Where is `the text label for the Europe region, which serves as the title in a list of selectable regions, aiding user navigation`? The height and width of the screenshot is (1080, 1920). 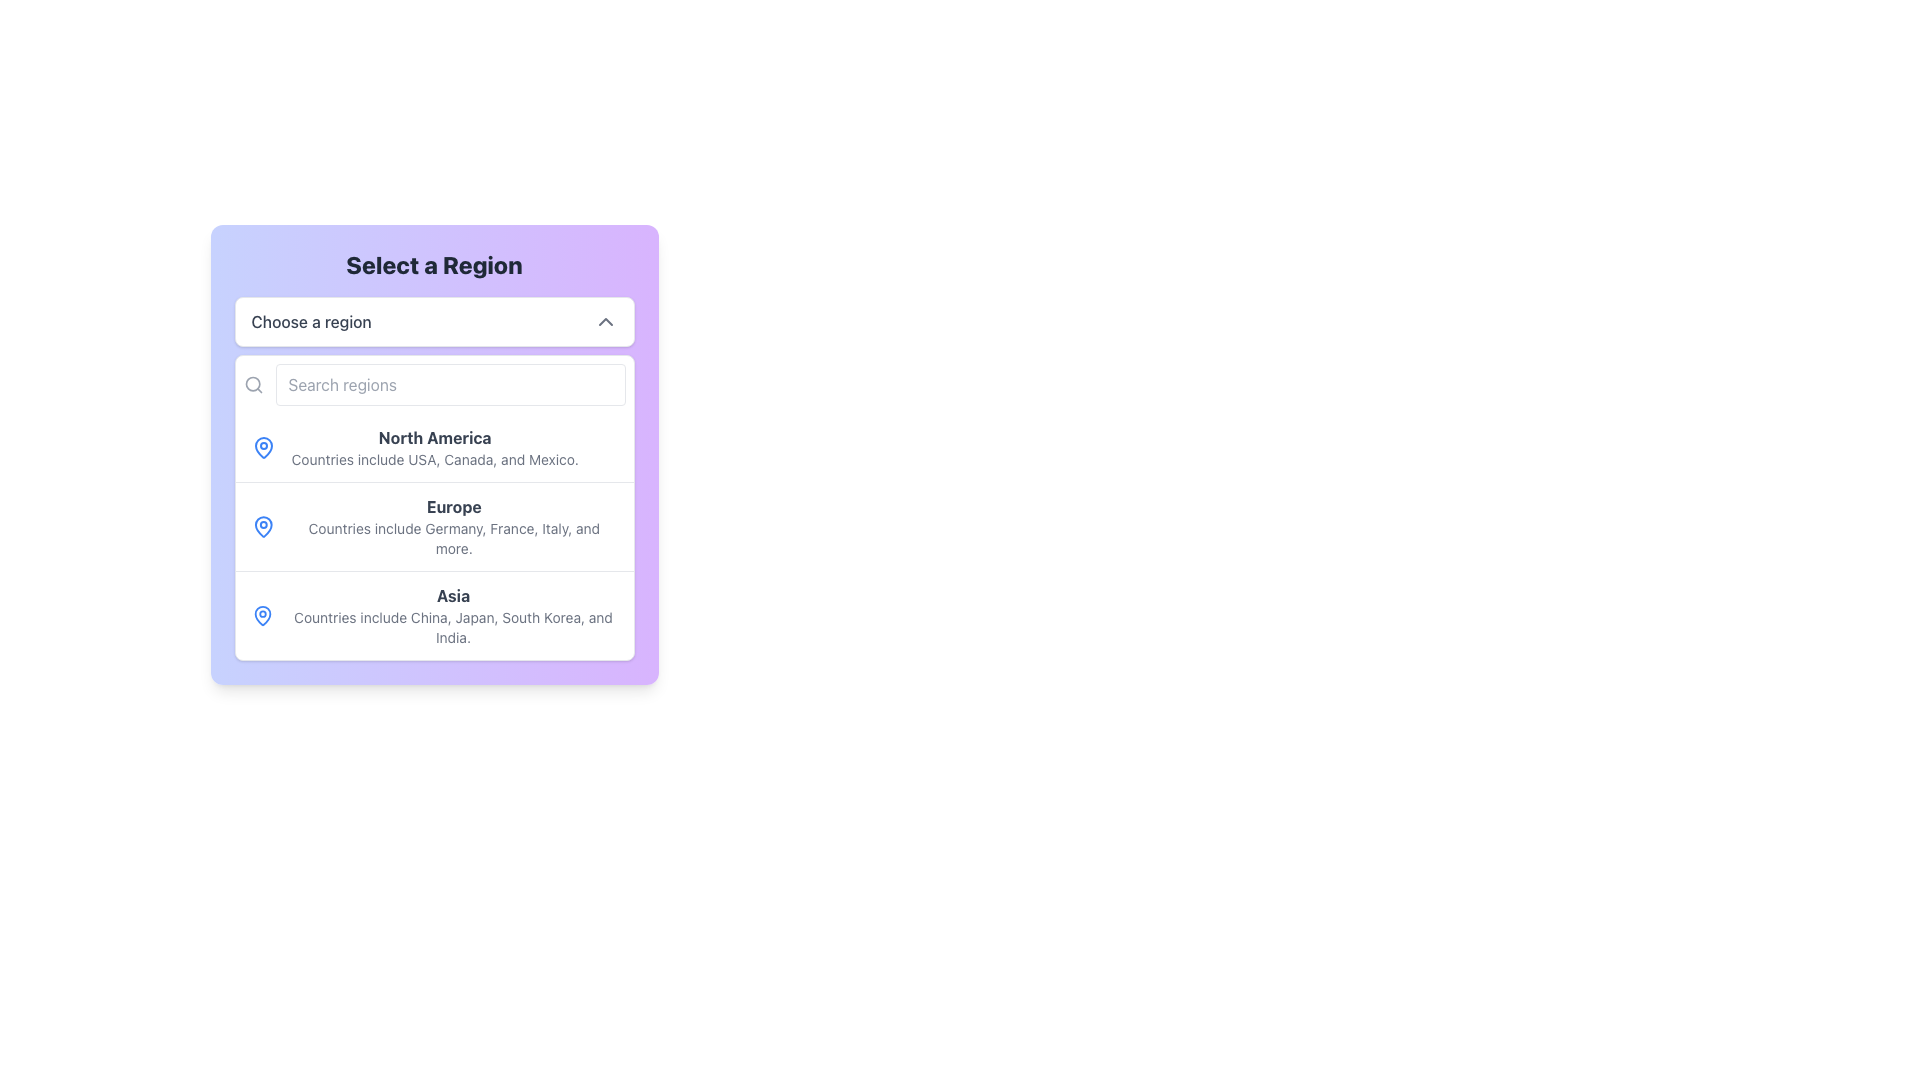 the text label for the Europe region, which serves as the title in a list of selectable regions, aiding user navigation is located at coordinates (453, 505).